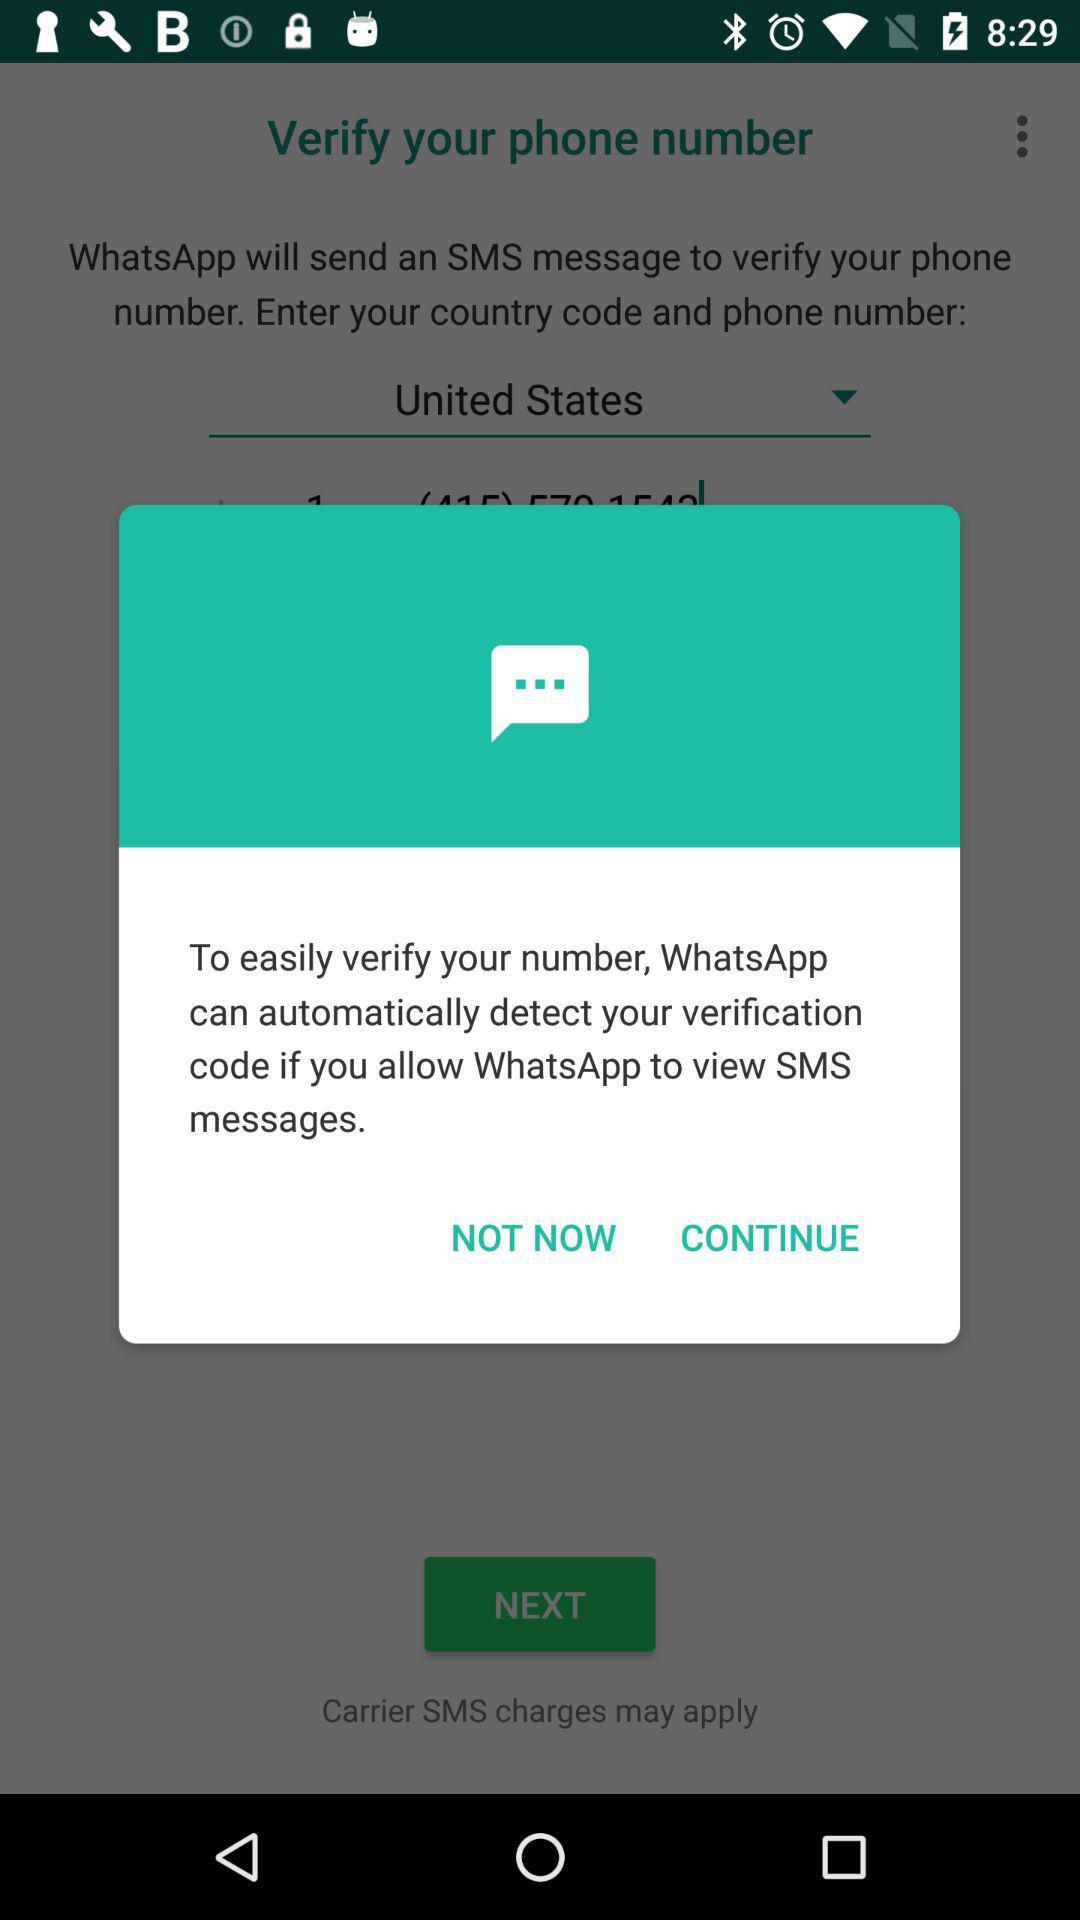  What do you see at coordinates (532, 1235) in the screenshot?
I see `the icon next to continue item` at bounding box center [532, 1235].